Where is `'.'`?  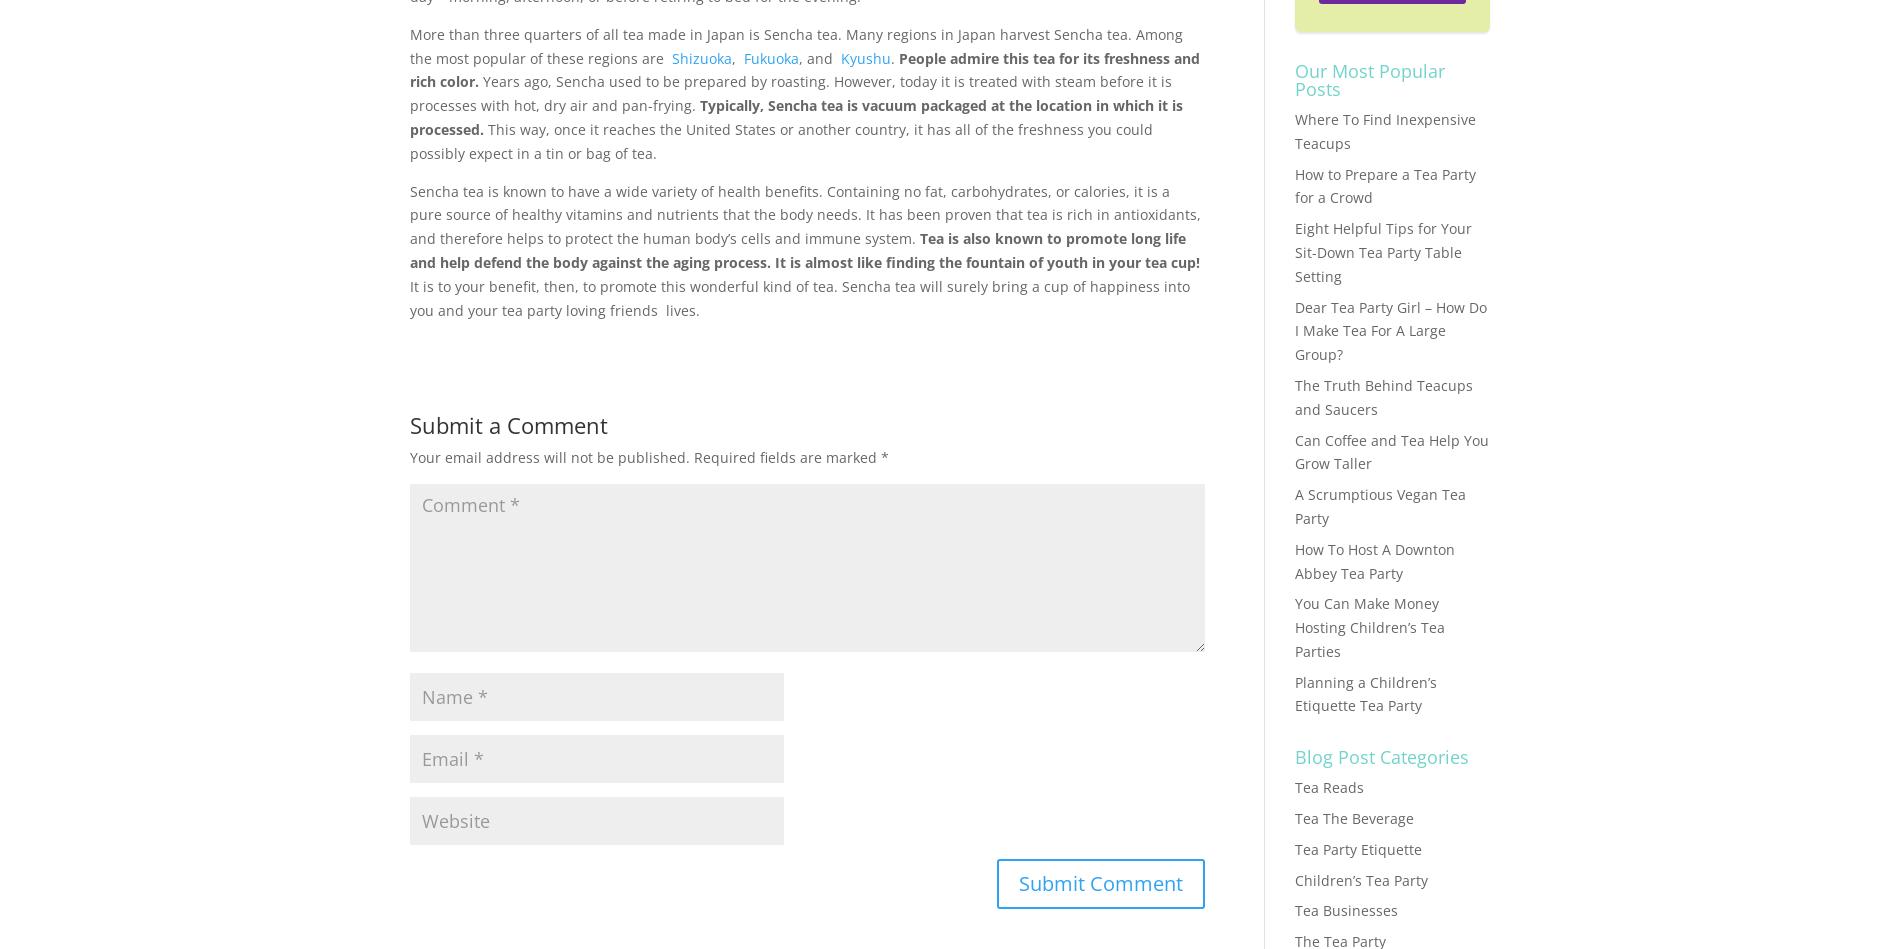
'.' is located at coordinates (894, 57).